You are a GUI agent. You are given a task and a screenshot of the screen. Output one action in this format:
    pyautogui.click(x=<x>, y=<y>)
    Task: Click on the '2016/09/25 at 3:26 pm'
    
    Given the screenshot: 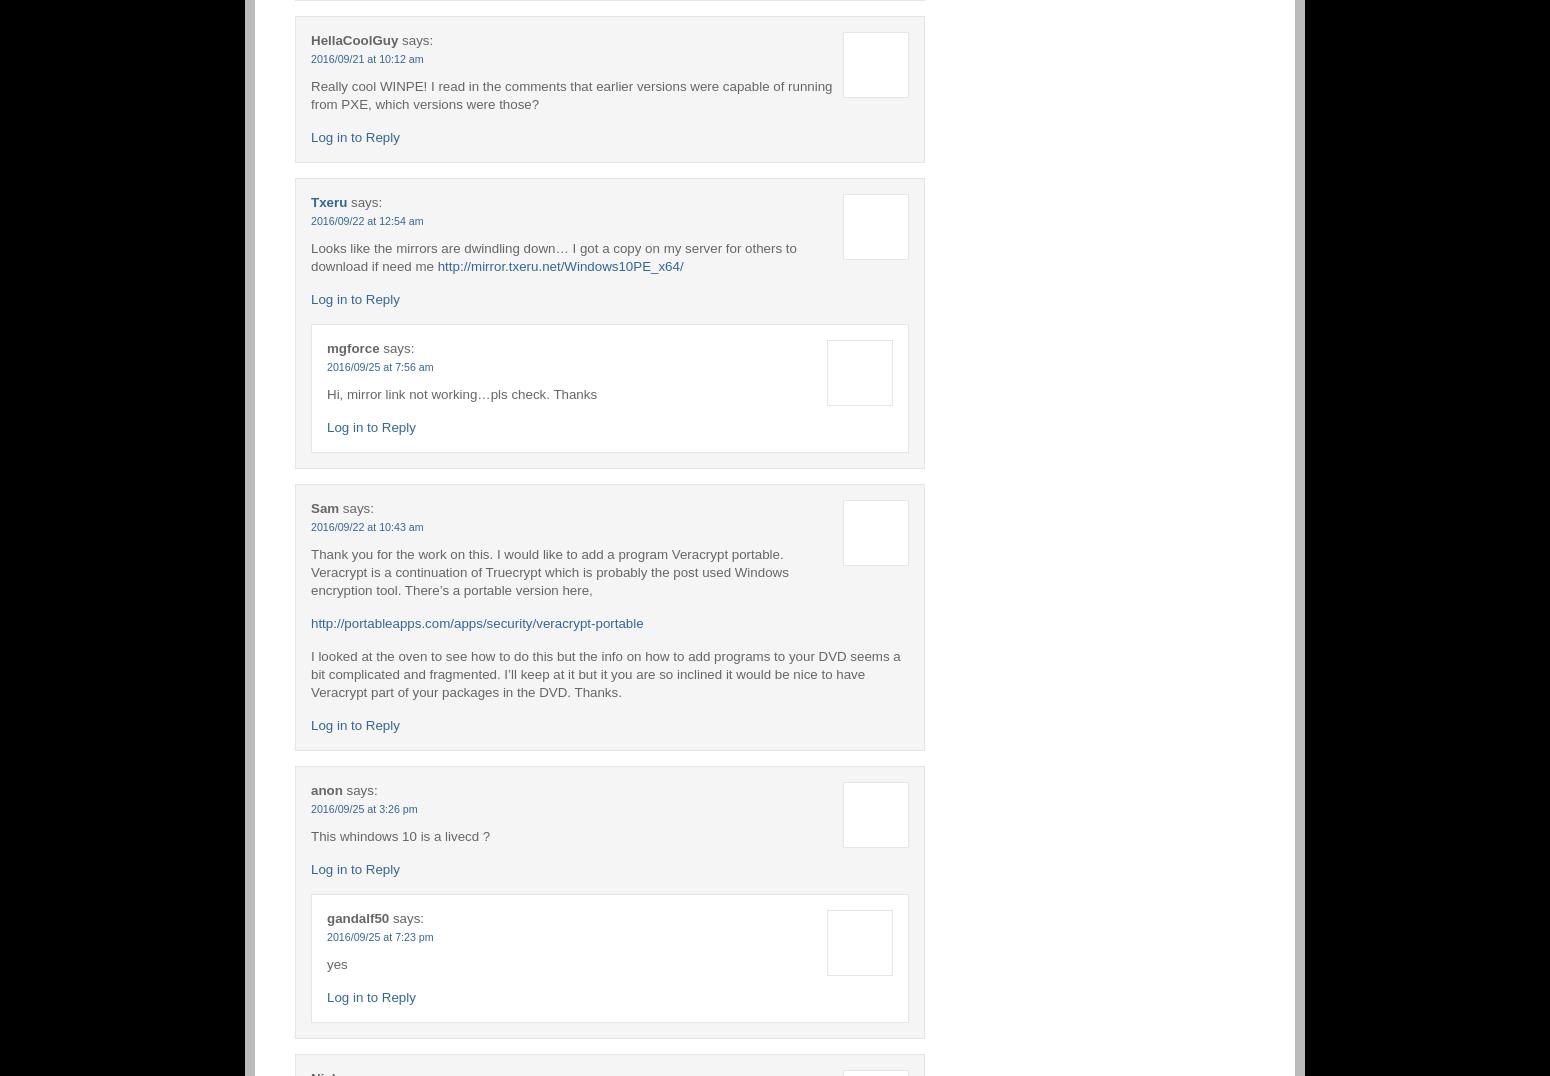 What is the action you would take?
    pyautogui.click(x=362, y=807)
    